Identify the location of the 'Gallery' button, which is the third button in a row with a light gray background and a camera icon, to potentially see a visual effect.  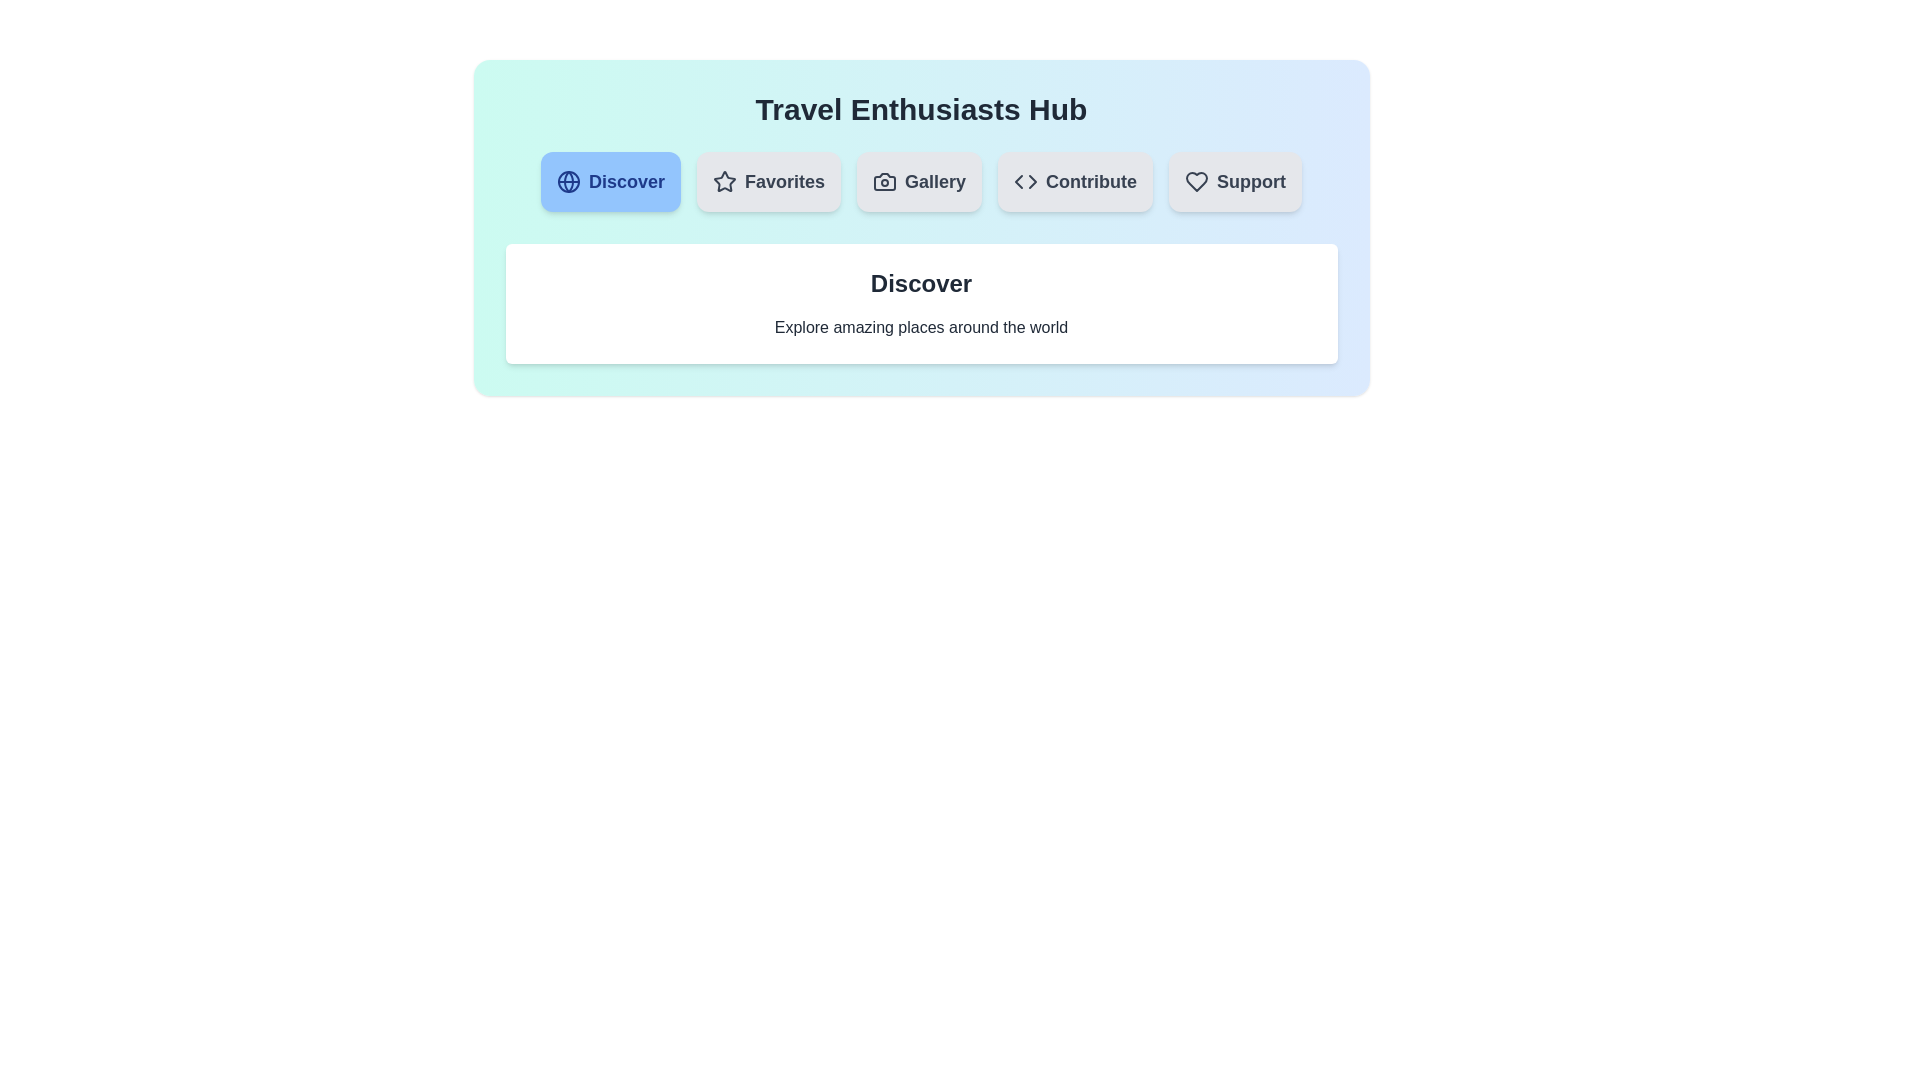
(918, 181).